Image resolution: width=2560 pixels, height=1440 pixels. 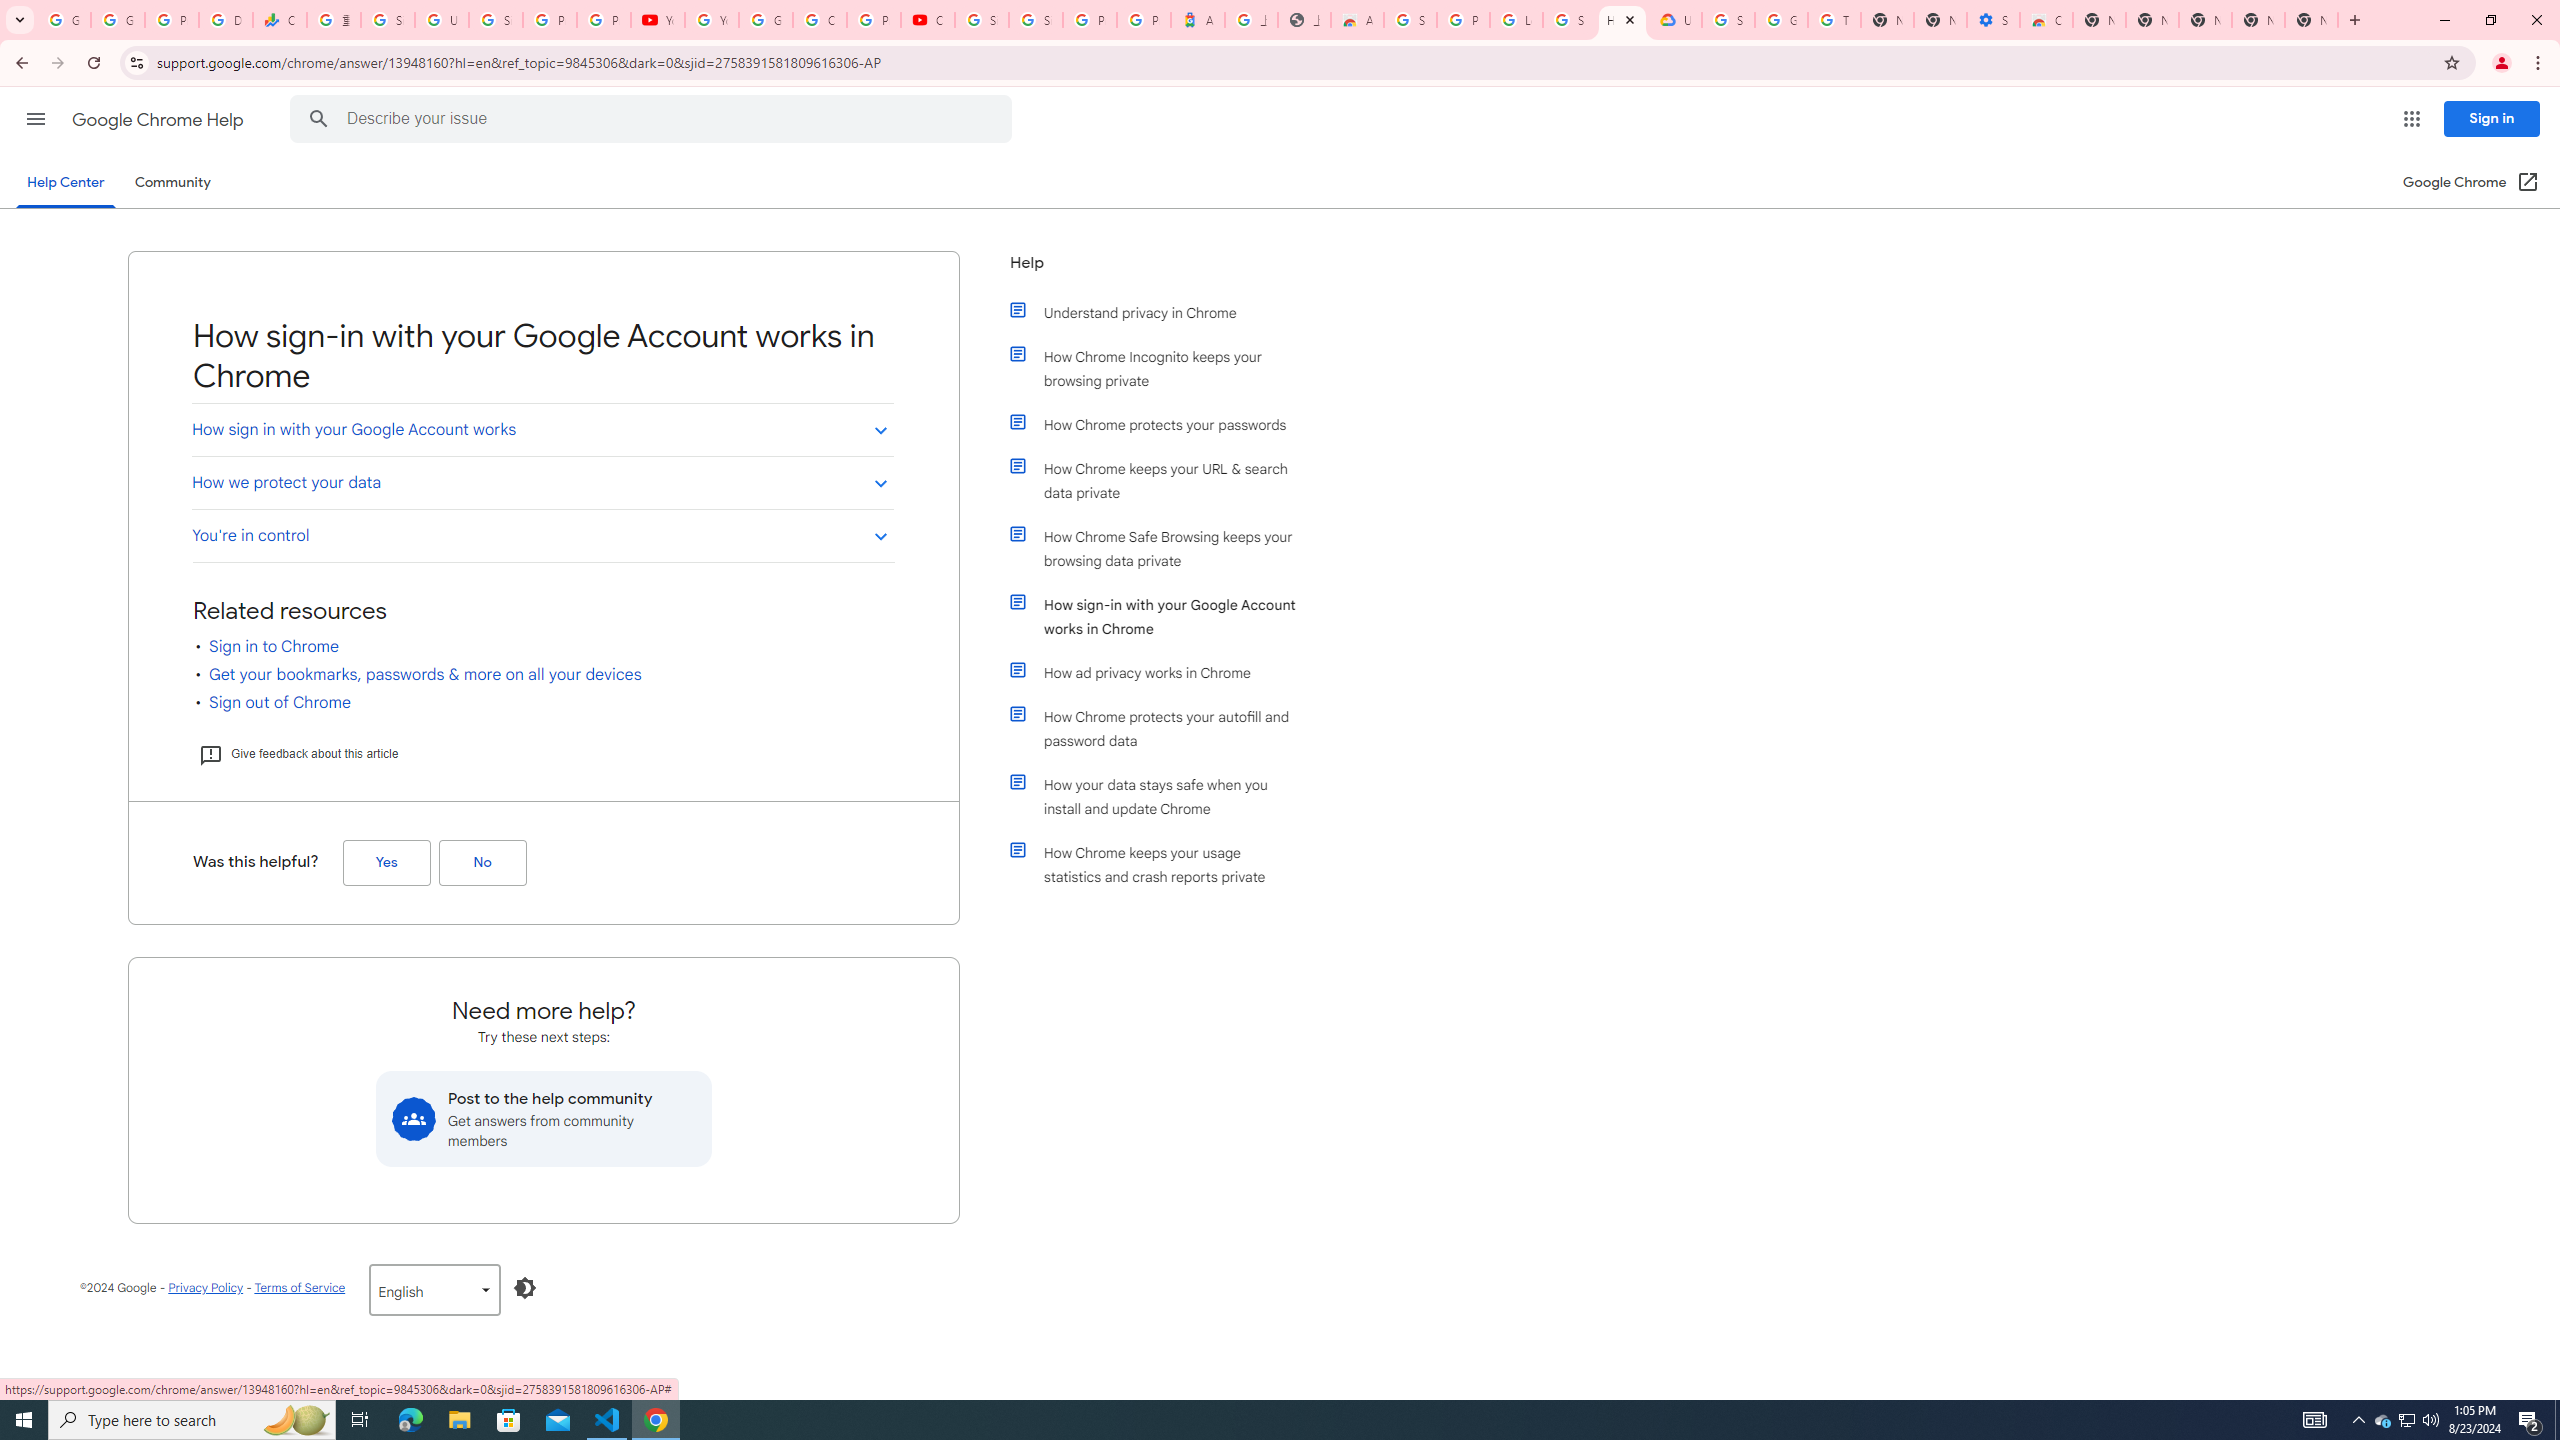 What do you see at coordinates (1834, 19) in the screenshot?
I see `'Turn cookies on or off - Computer - Google Account Help'` at bounding box center [1834, 19].